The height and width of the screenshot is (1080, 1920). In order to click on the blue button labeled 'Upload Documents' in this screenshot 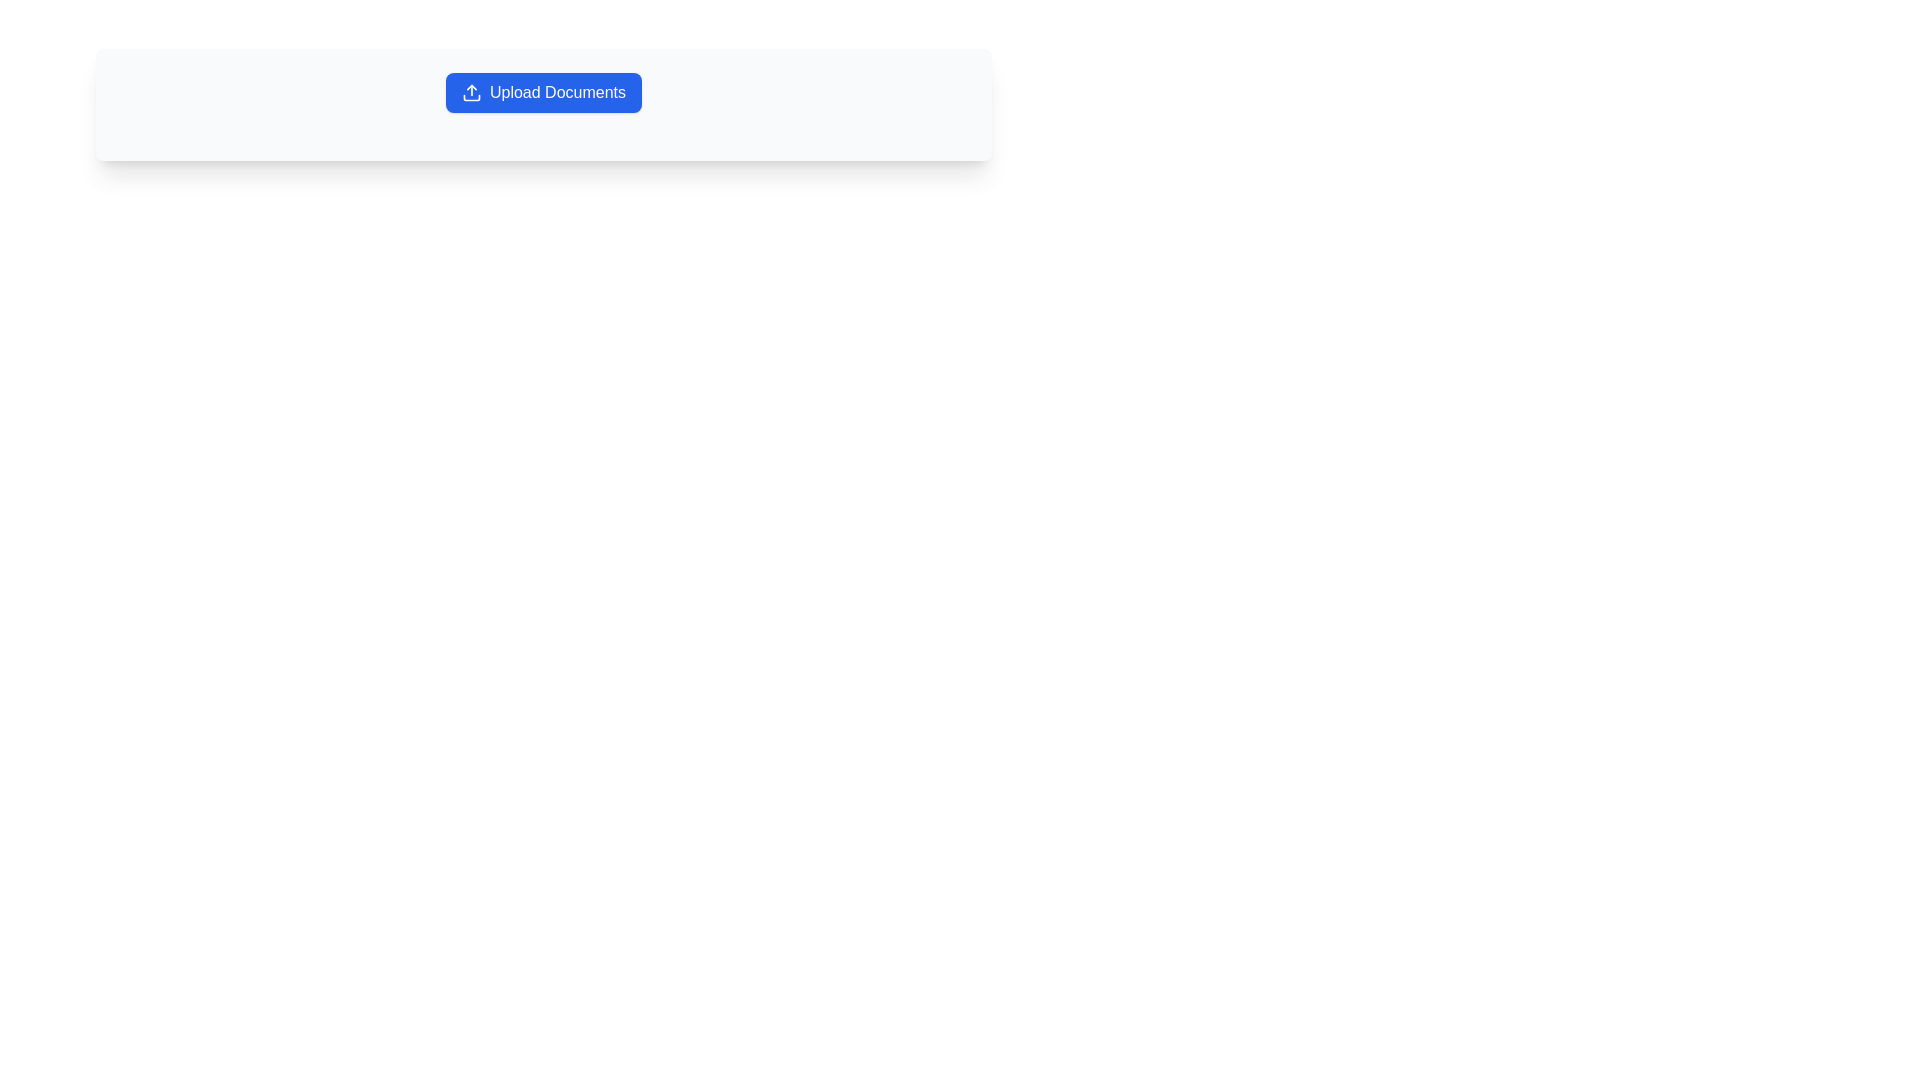, I will do `click(543, 104)`.